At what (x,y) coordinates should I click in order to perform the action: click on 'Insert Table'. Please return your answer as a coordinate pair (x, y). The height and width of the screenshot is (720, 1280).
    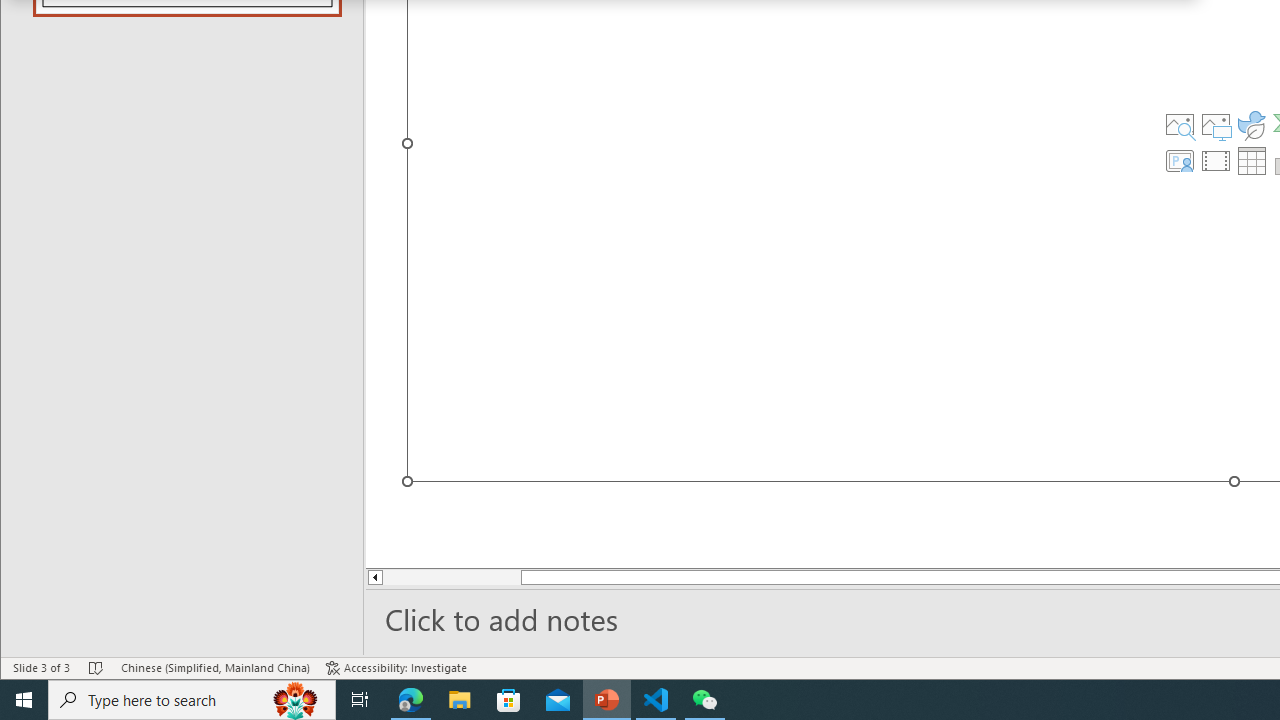
    Looking at the image, I should click on (1251, 159).